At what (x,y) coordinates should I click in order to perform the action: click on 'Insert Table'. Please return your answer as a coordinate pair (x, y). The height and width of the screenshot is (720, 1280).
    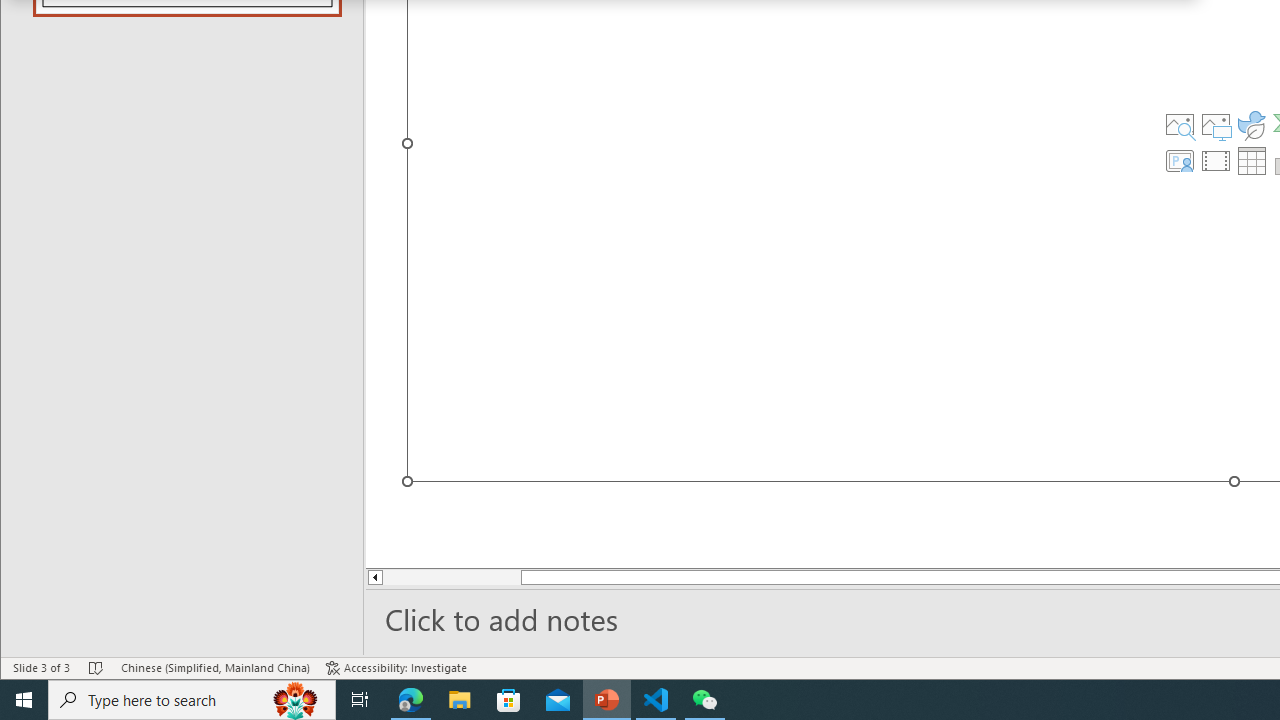
    Looking at the image, I should click on (1251, 159).